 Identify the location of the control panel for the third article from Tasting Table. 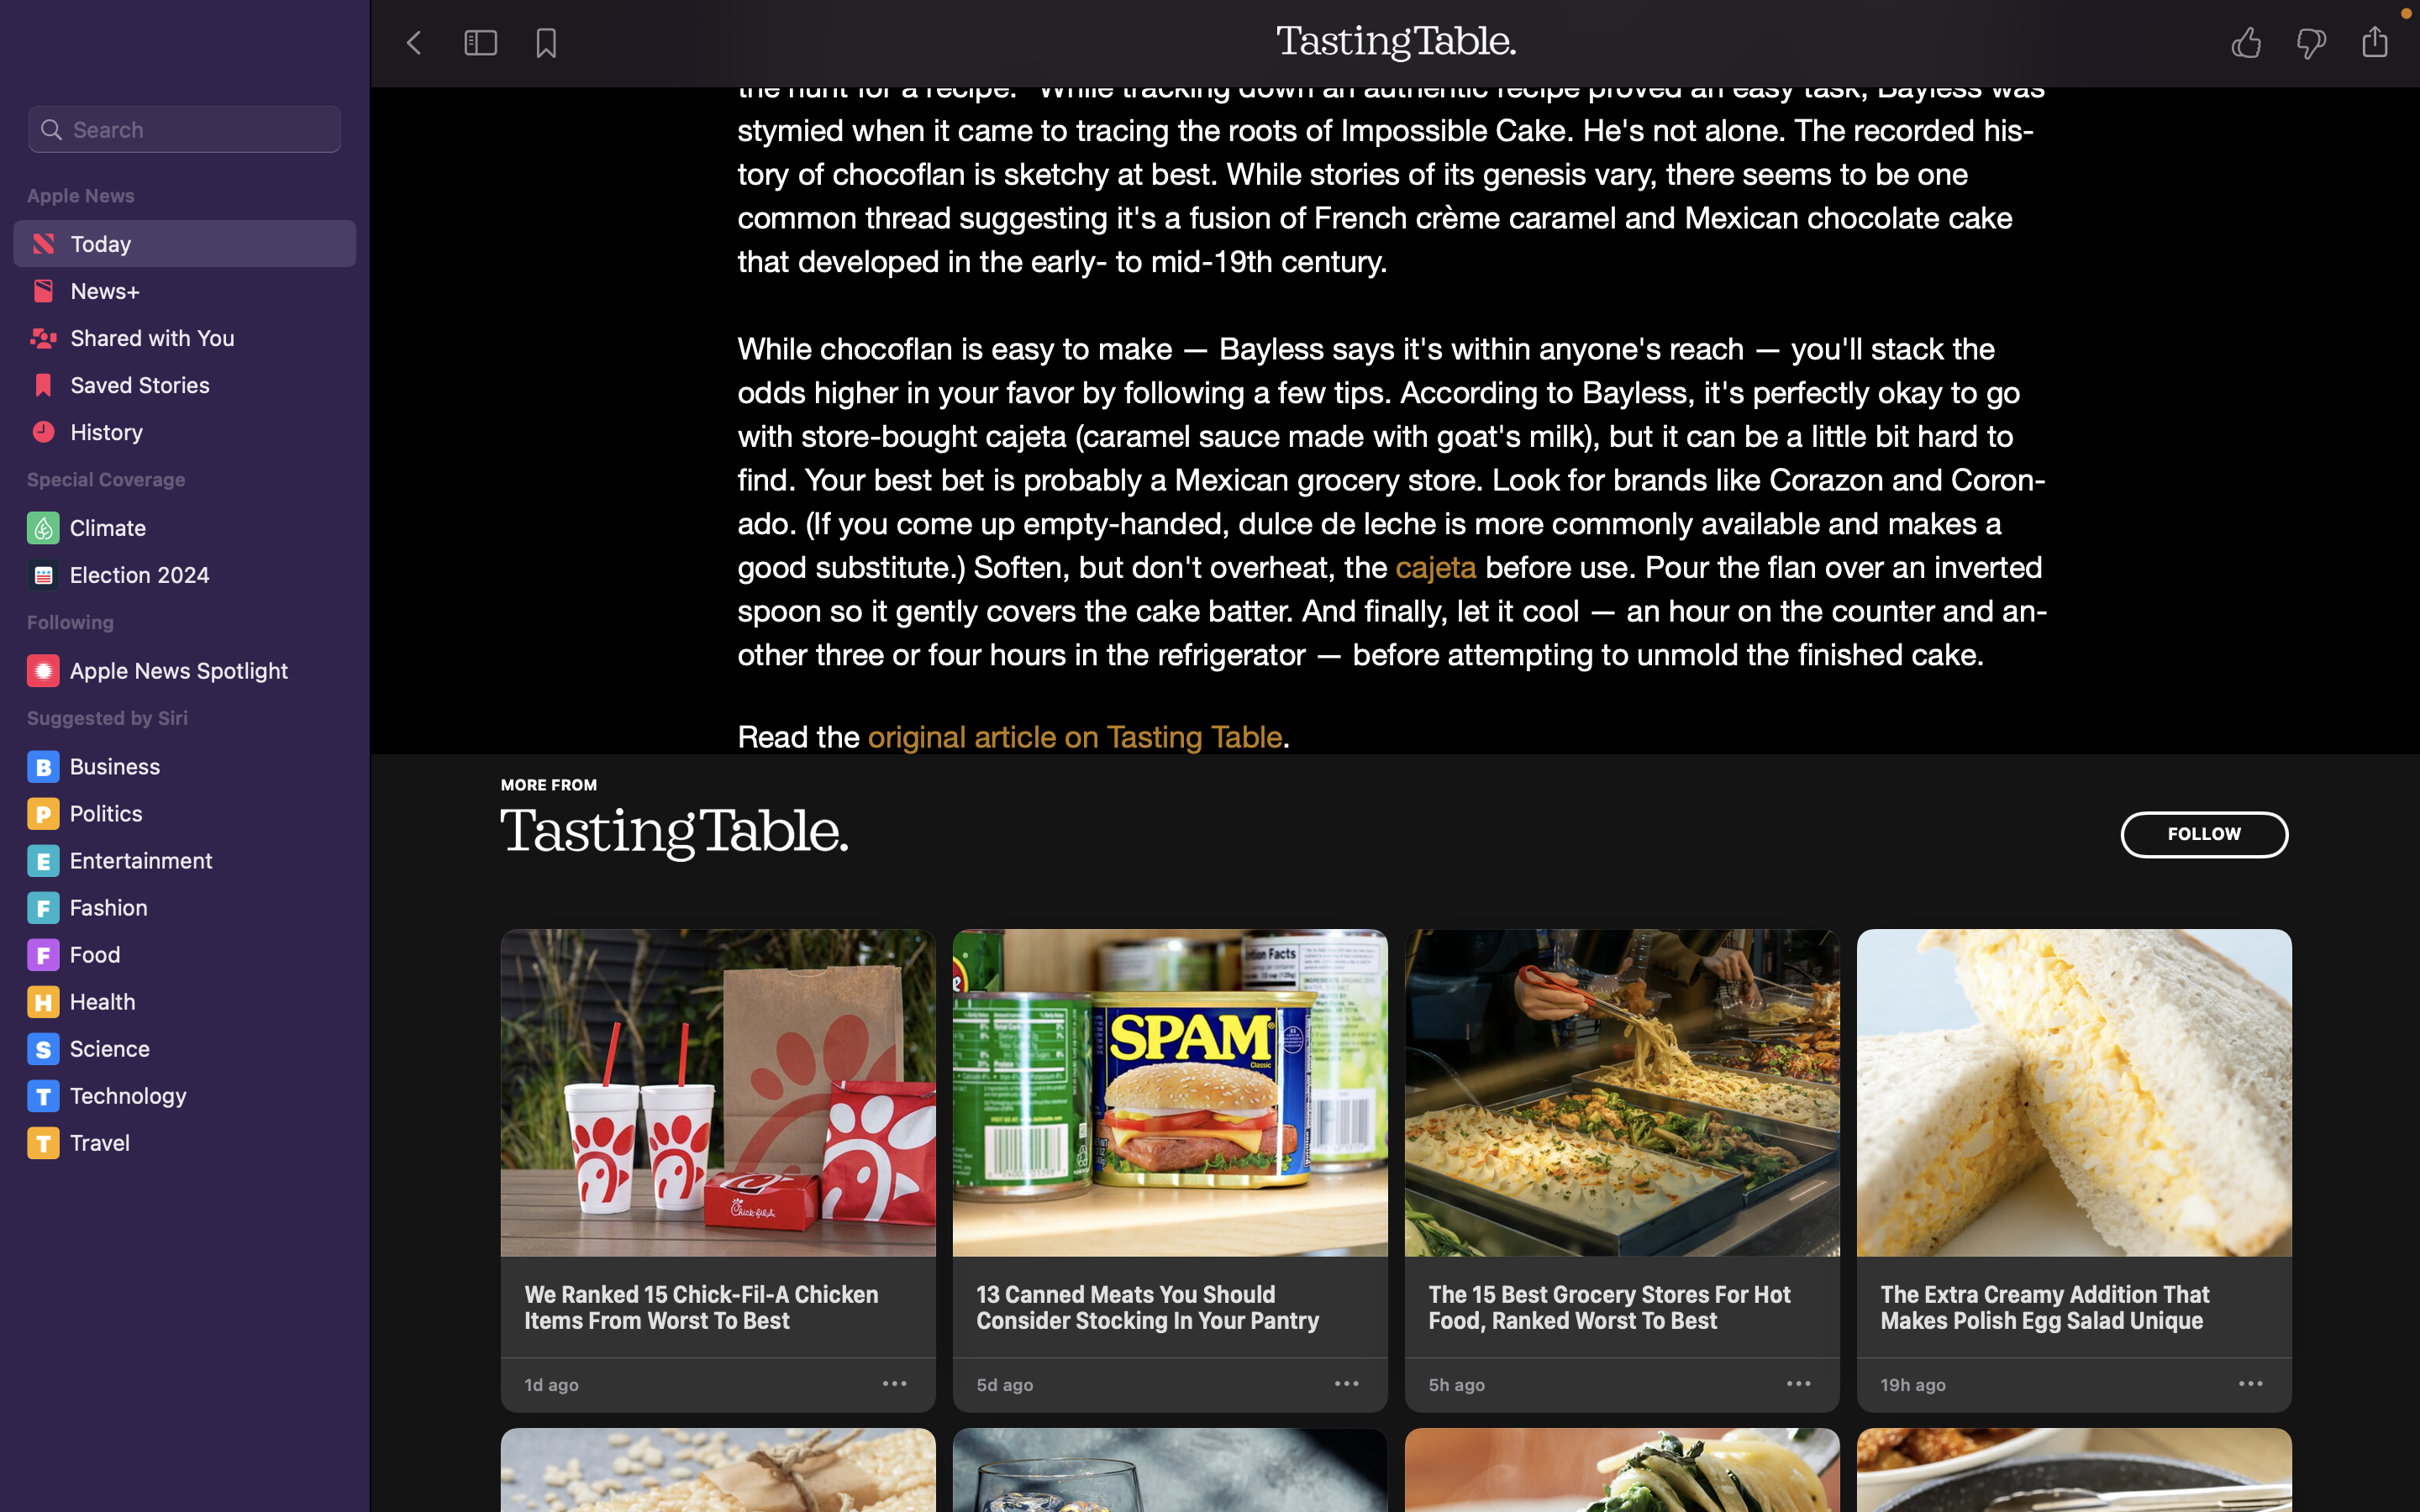
(1797, 1384).